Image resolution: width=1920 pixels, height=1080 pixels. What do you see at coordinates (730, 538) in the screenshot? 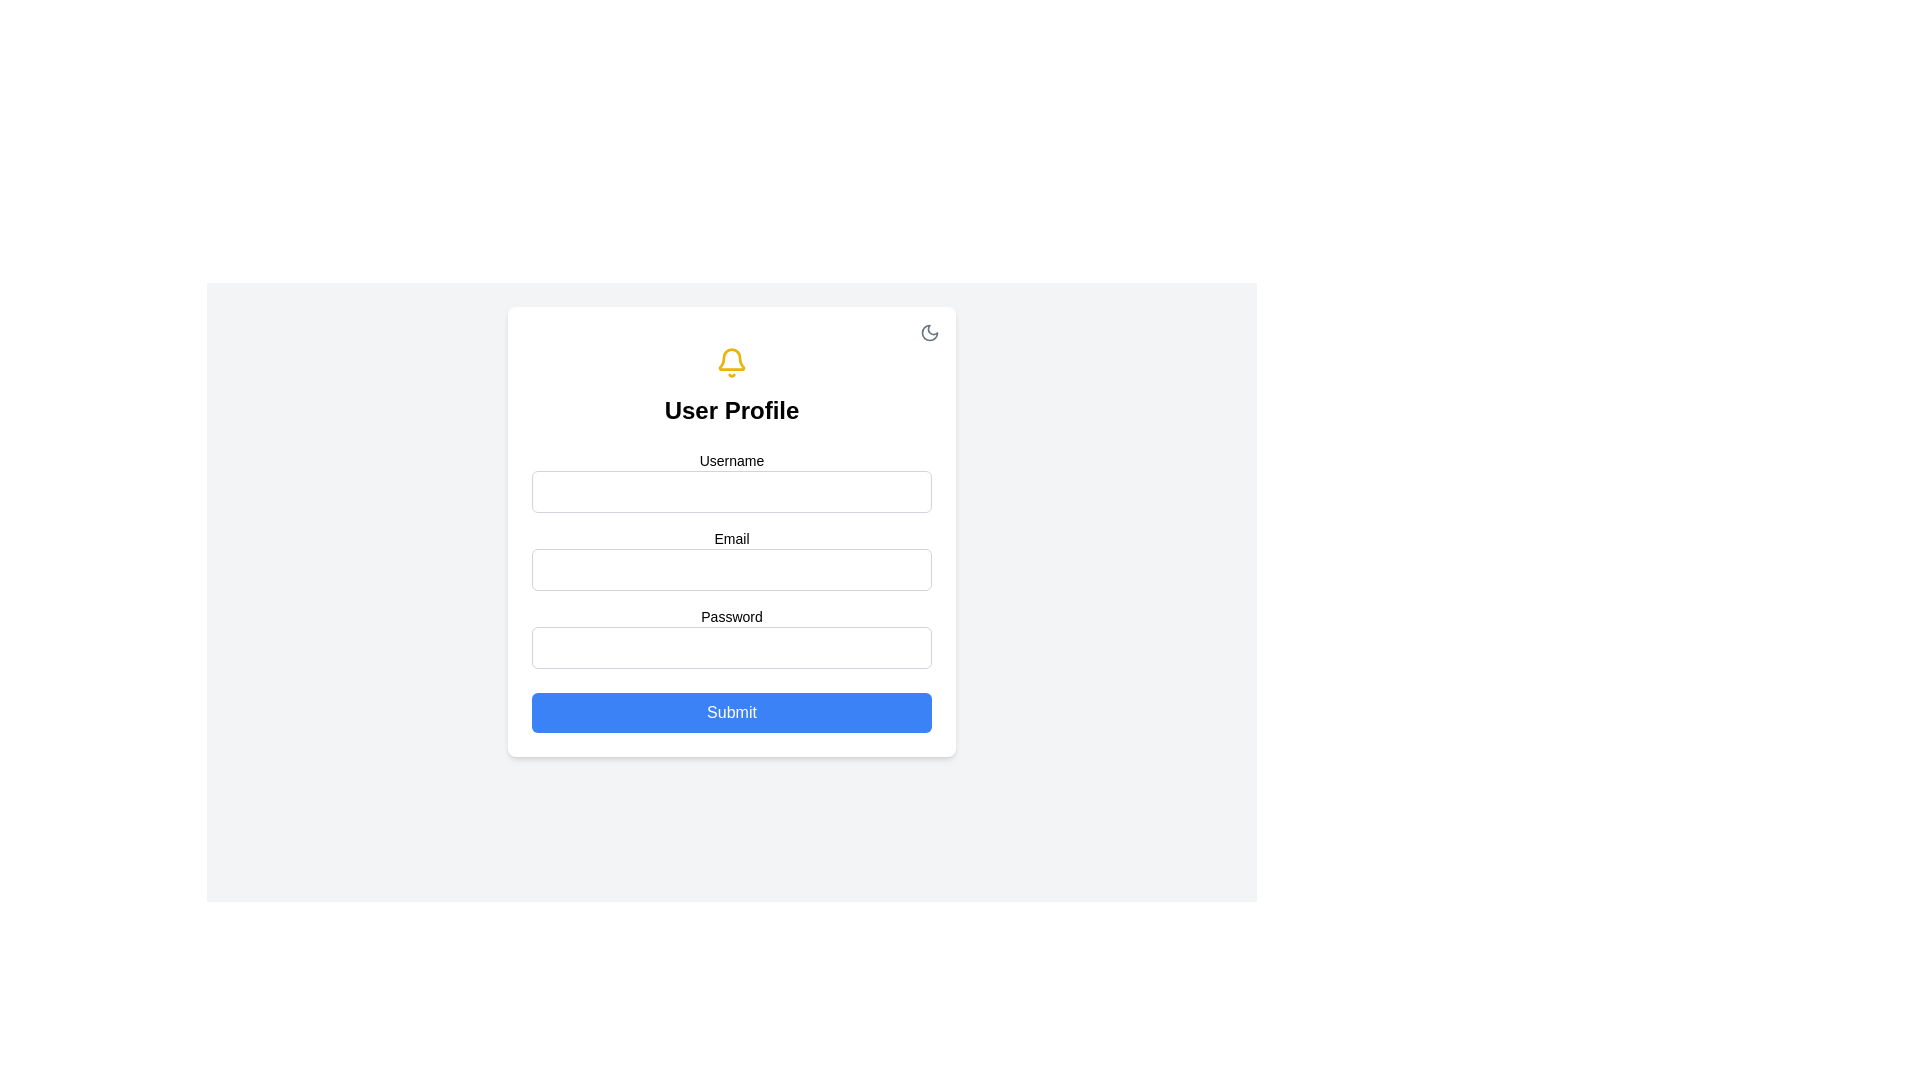
I see `the input field associated with the email address label located at the top of the email input form` at bounding box center [730, 538].